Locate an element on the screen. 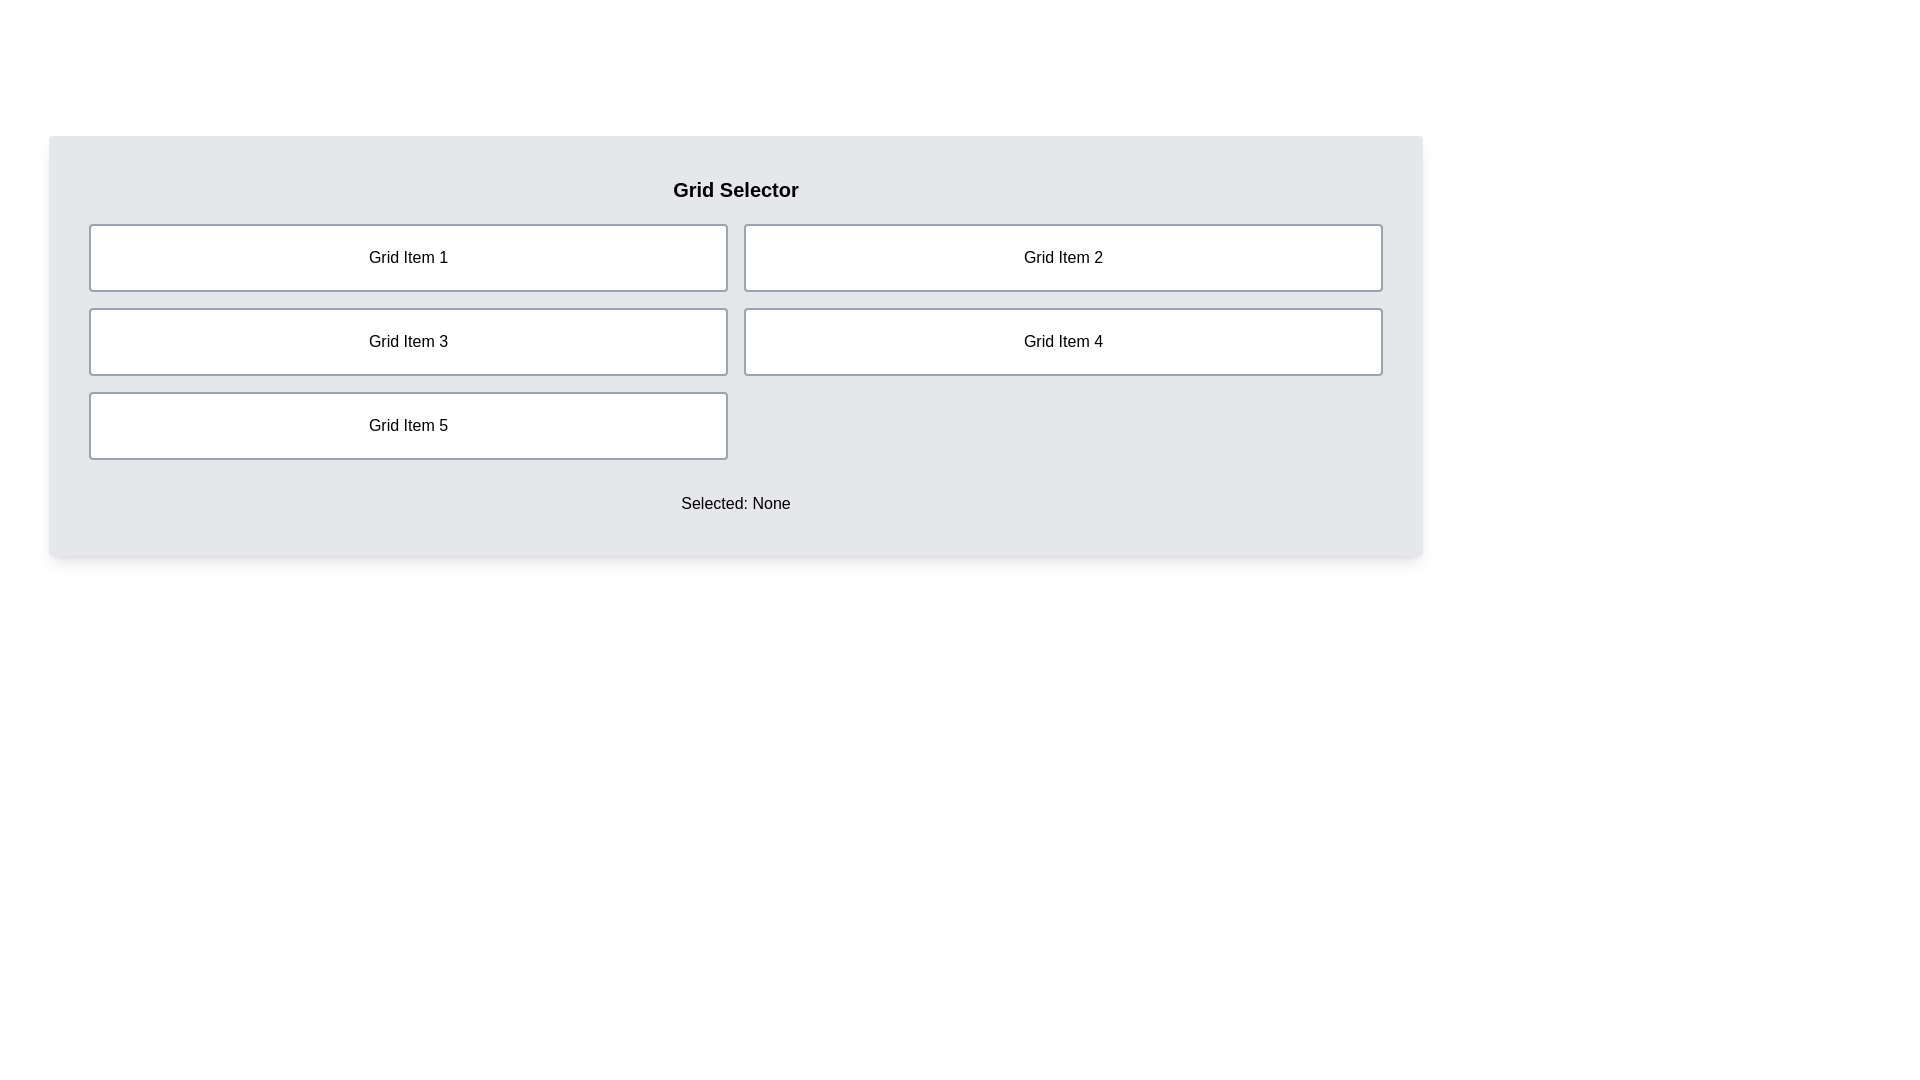 The height and width of the screenshot is (1080, 1920). the label 'Grid Item 1' which is the first item in the grid layout, located at the top of the grid component is located at coordinates (407, 257).